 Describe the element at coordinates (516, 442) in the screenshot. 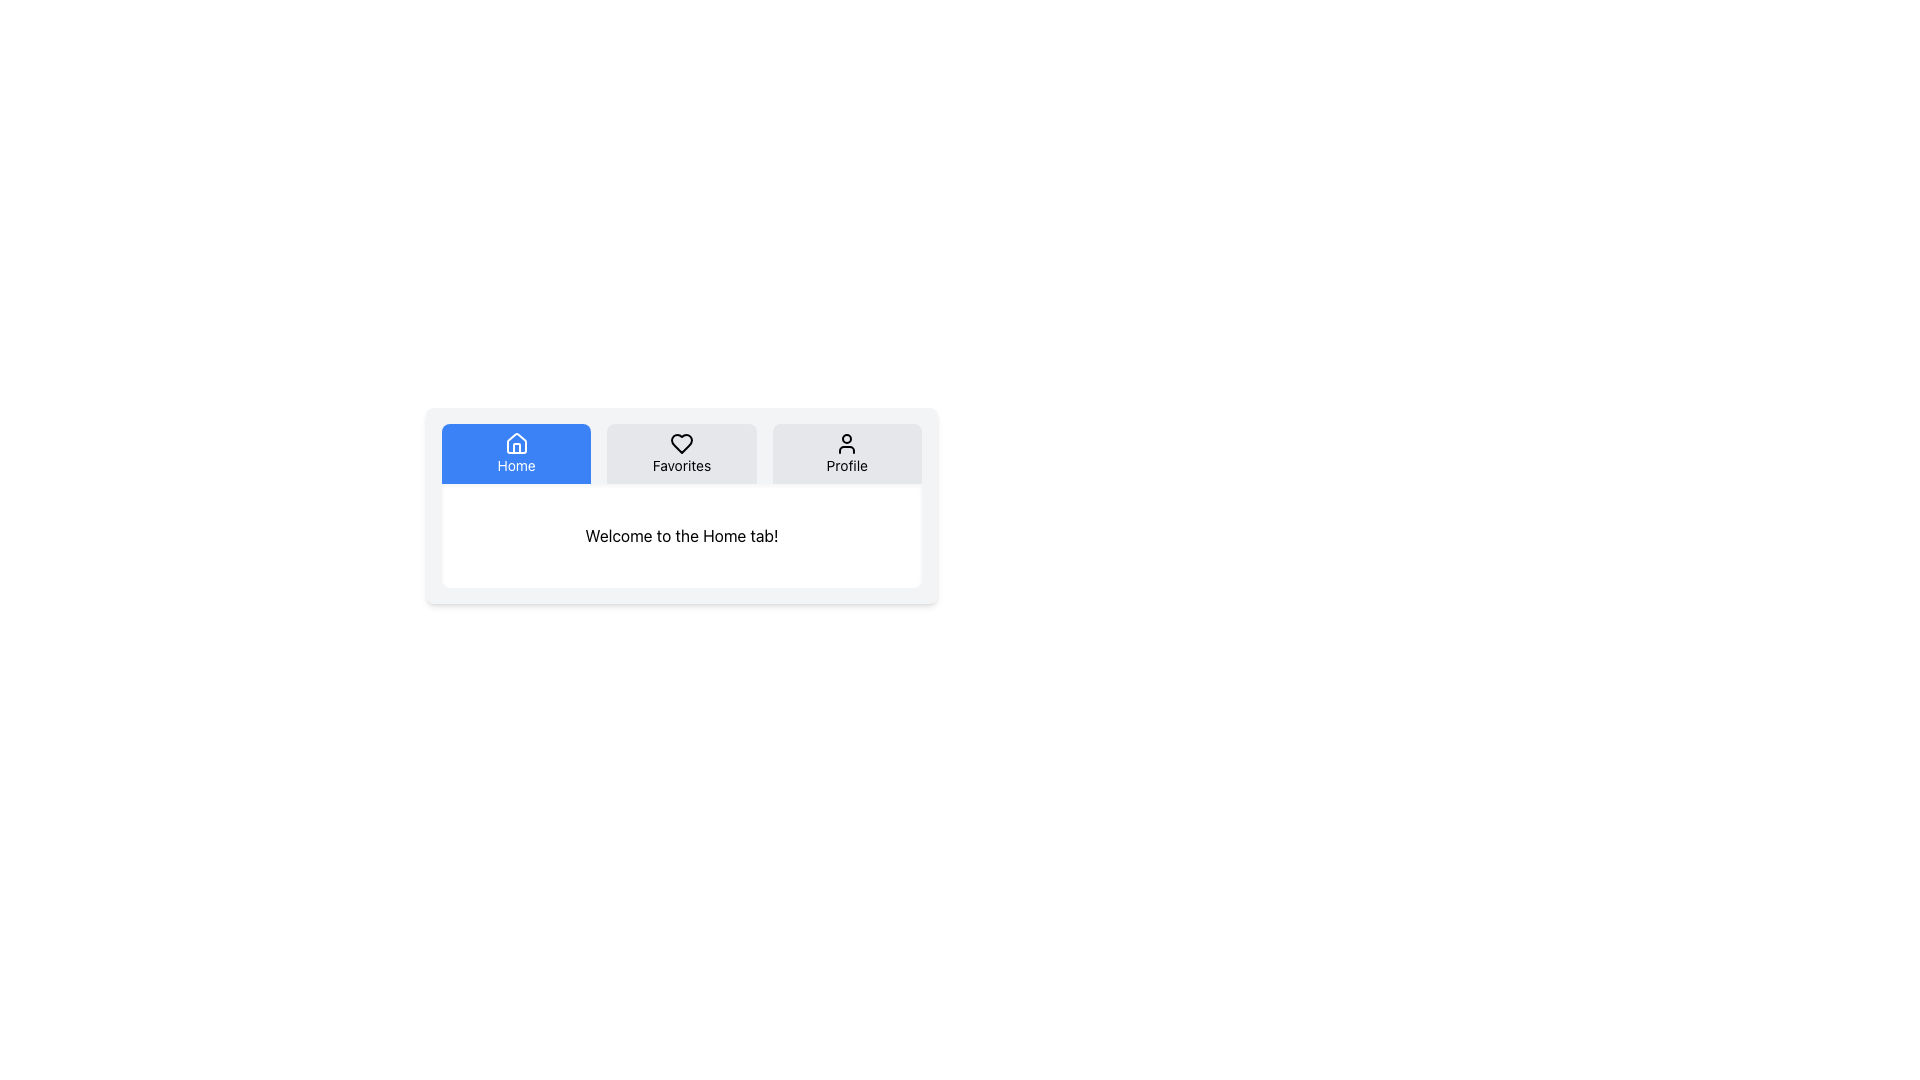

I see `the outlined house icon within the 'Home' button located at the top of the navigation bar` at that location.